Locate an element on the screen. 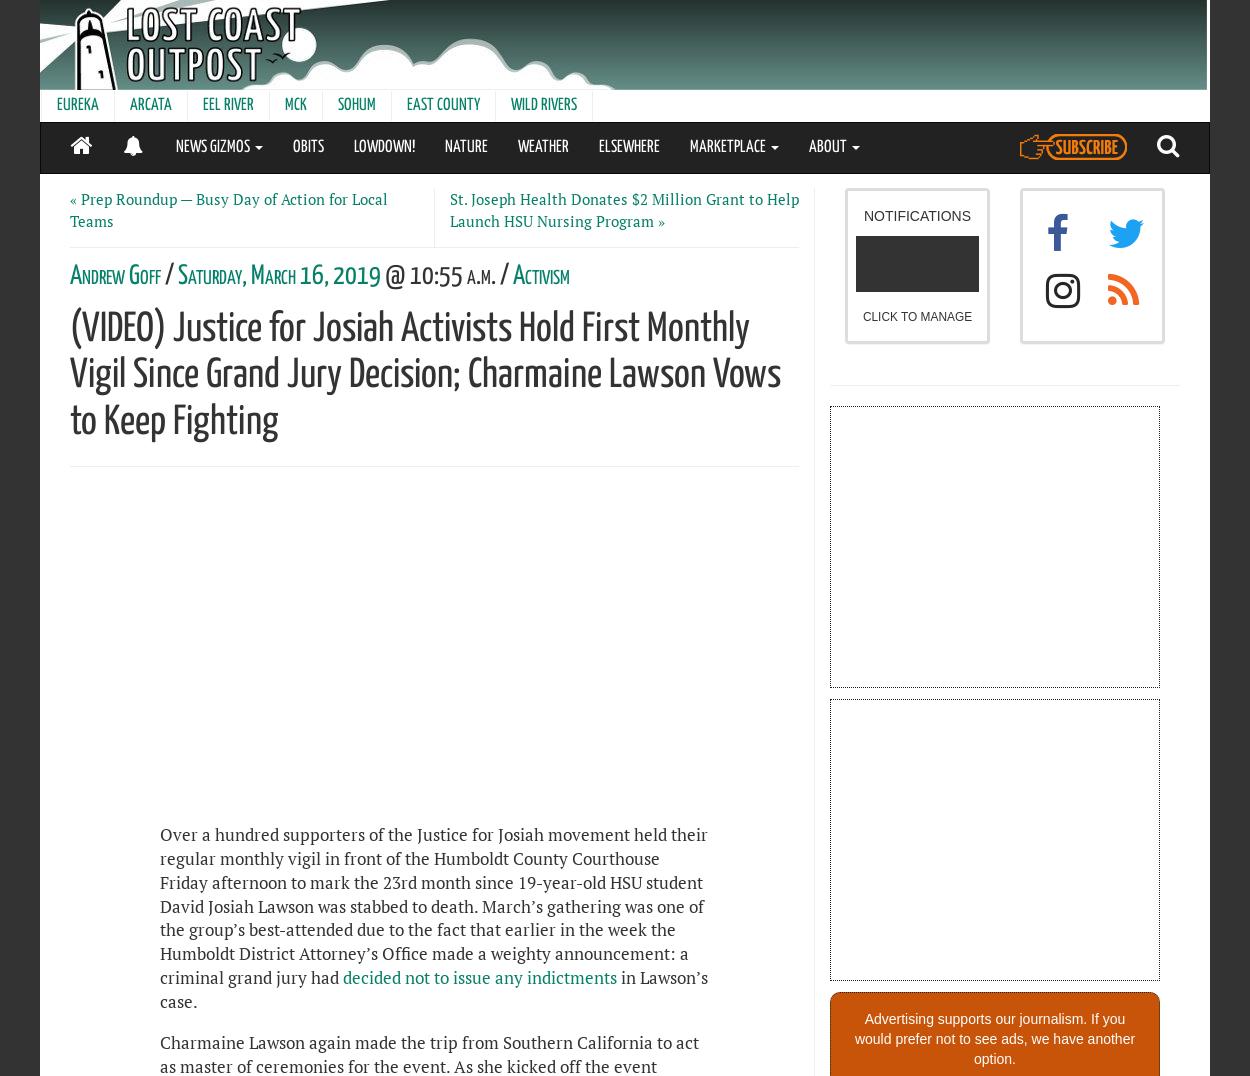 Image resolution: width=1250 pixels, height=1076 pixels. 'NOTIFICATIONS' is located at coordinates (917, 214).